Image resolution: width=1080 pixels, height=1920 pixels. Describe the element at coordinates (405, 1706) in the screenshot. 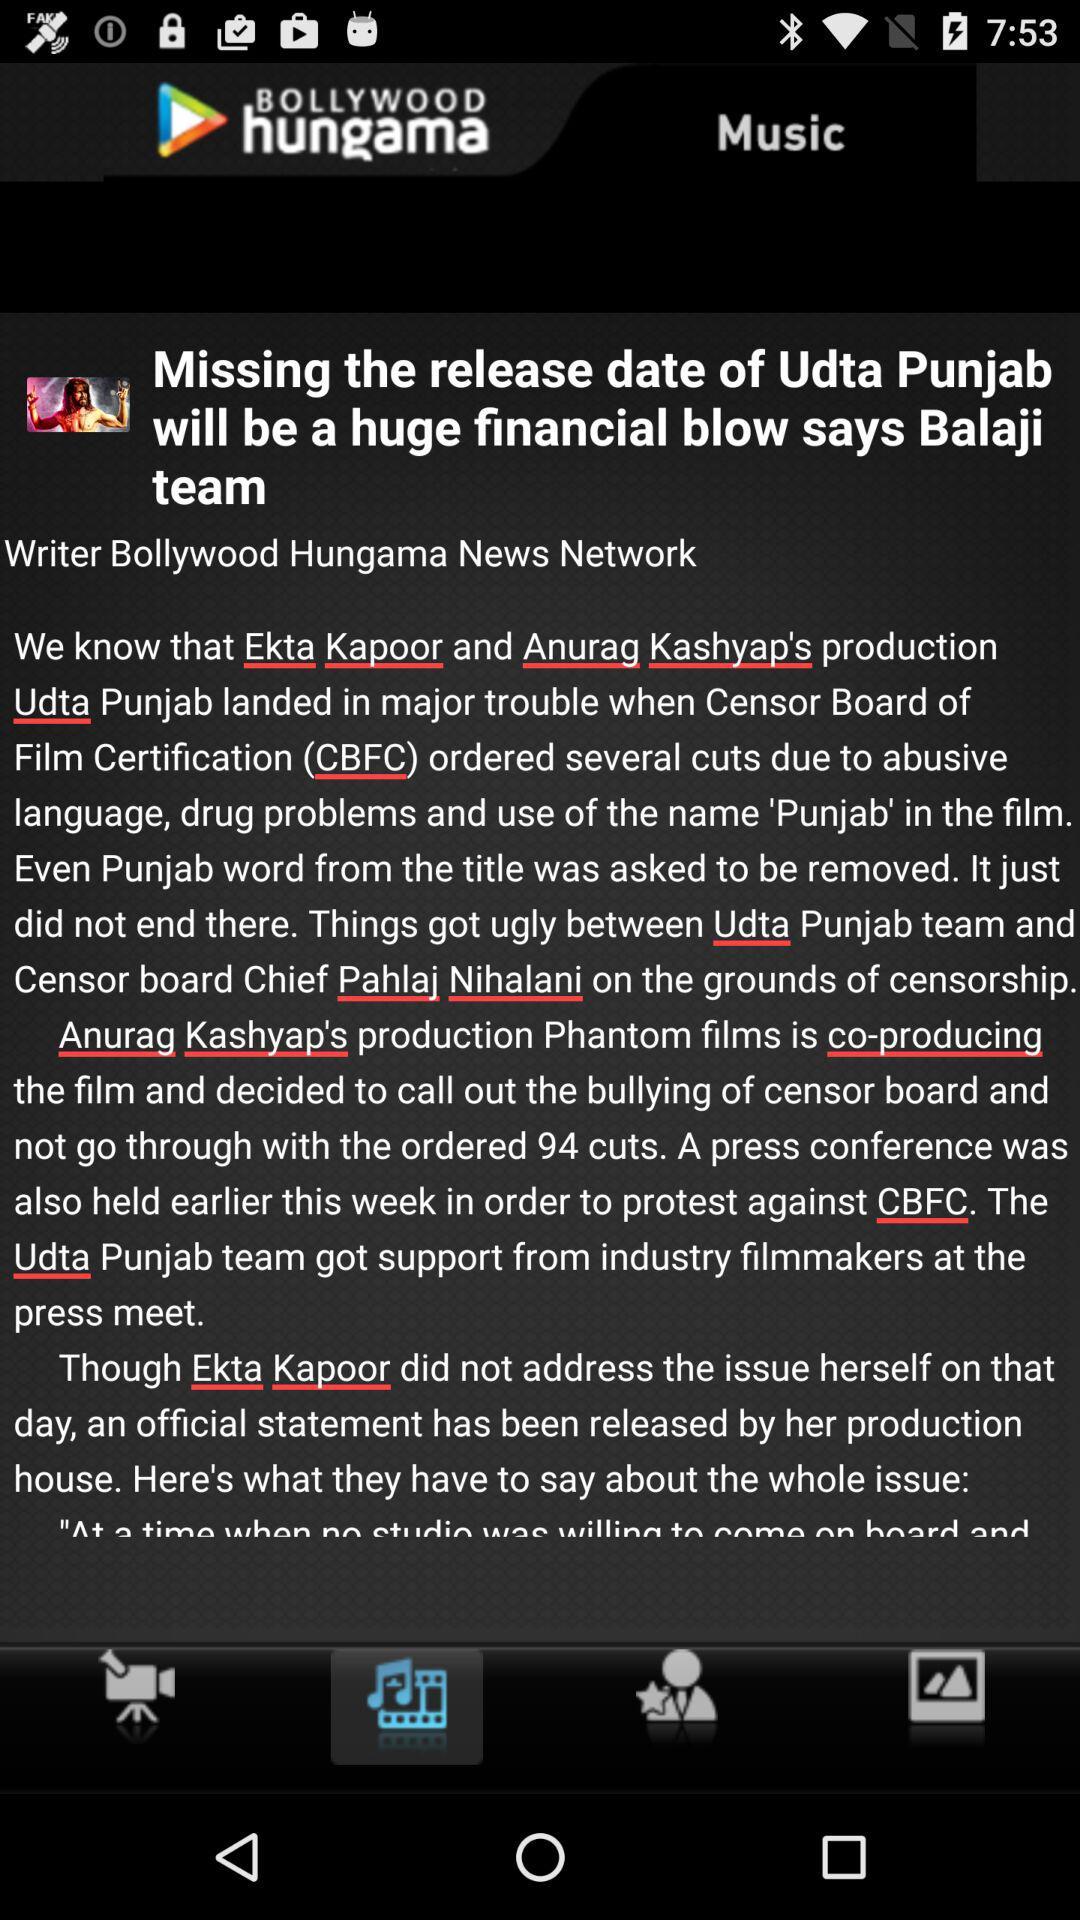

I see `item below we know that` at that location.